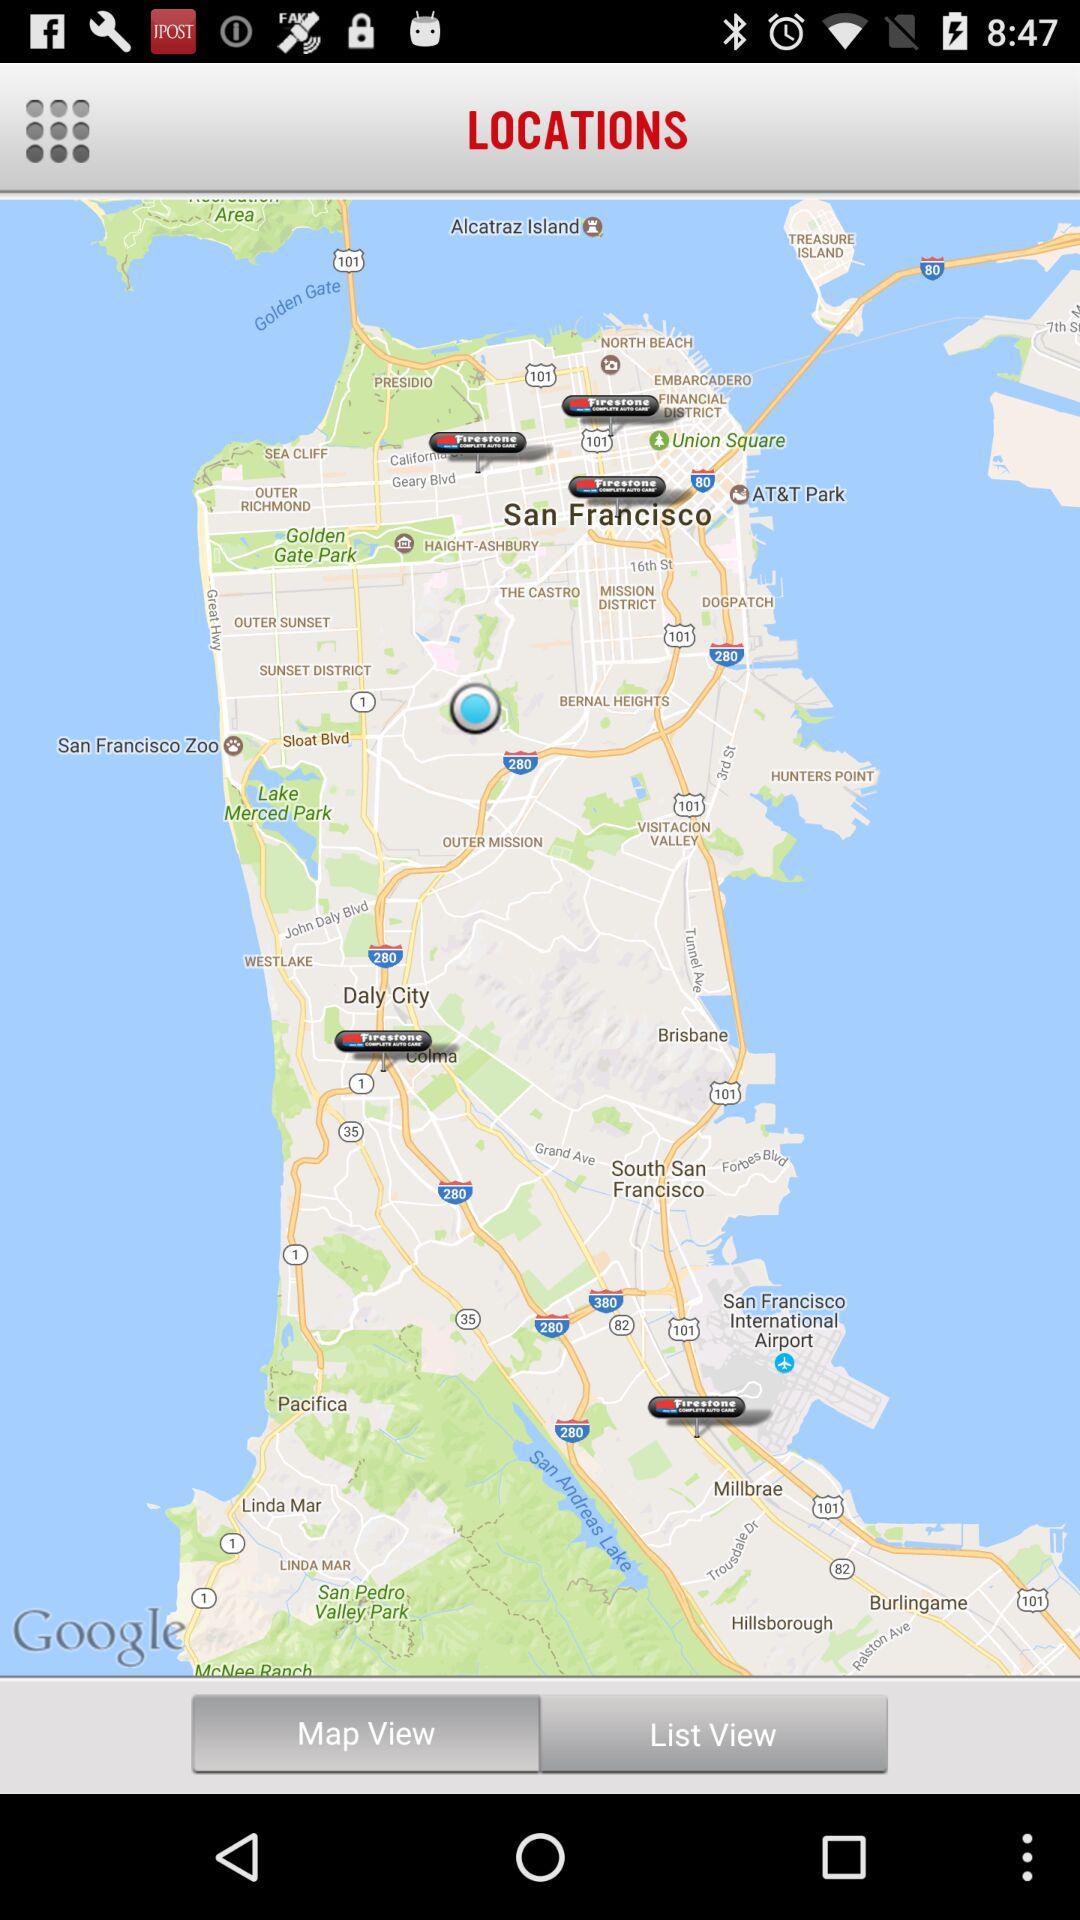 Image resolution: width=1080 pixels, height=1920 pixels. I want to click on the settings icon, so click(56, 139).